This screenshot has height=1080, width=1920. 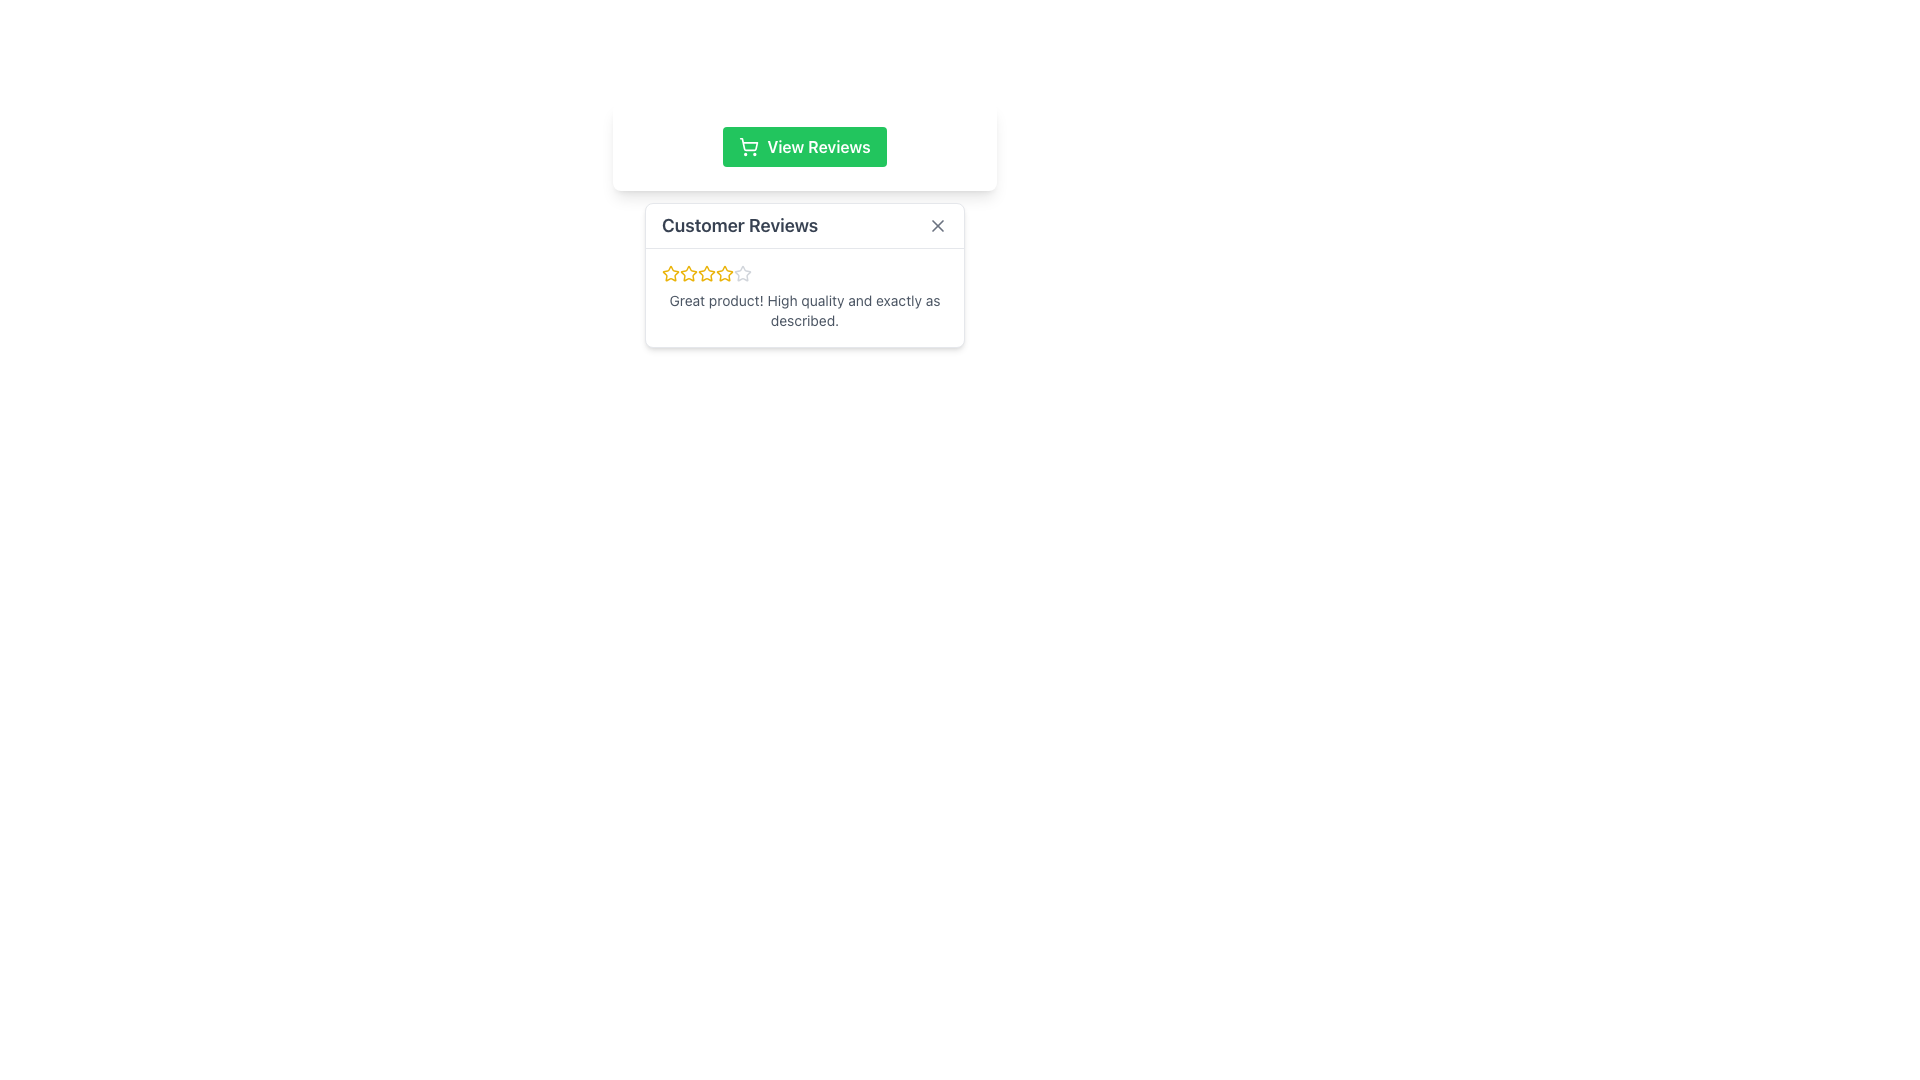 What do you see at coordinates (706, 273) in the screenshot?
I see `the third star` at bounding box center [706, 273].